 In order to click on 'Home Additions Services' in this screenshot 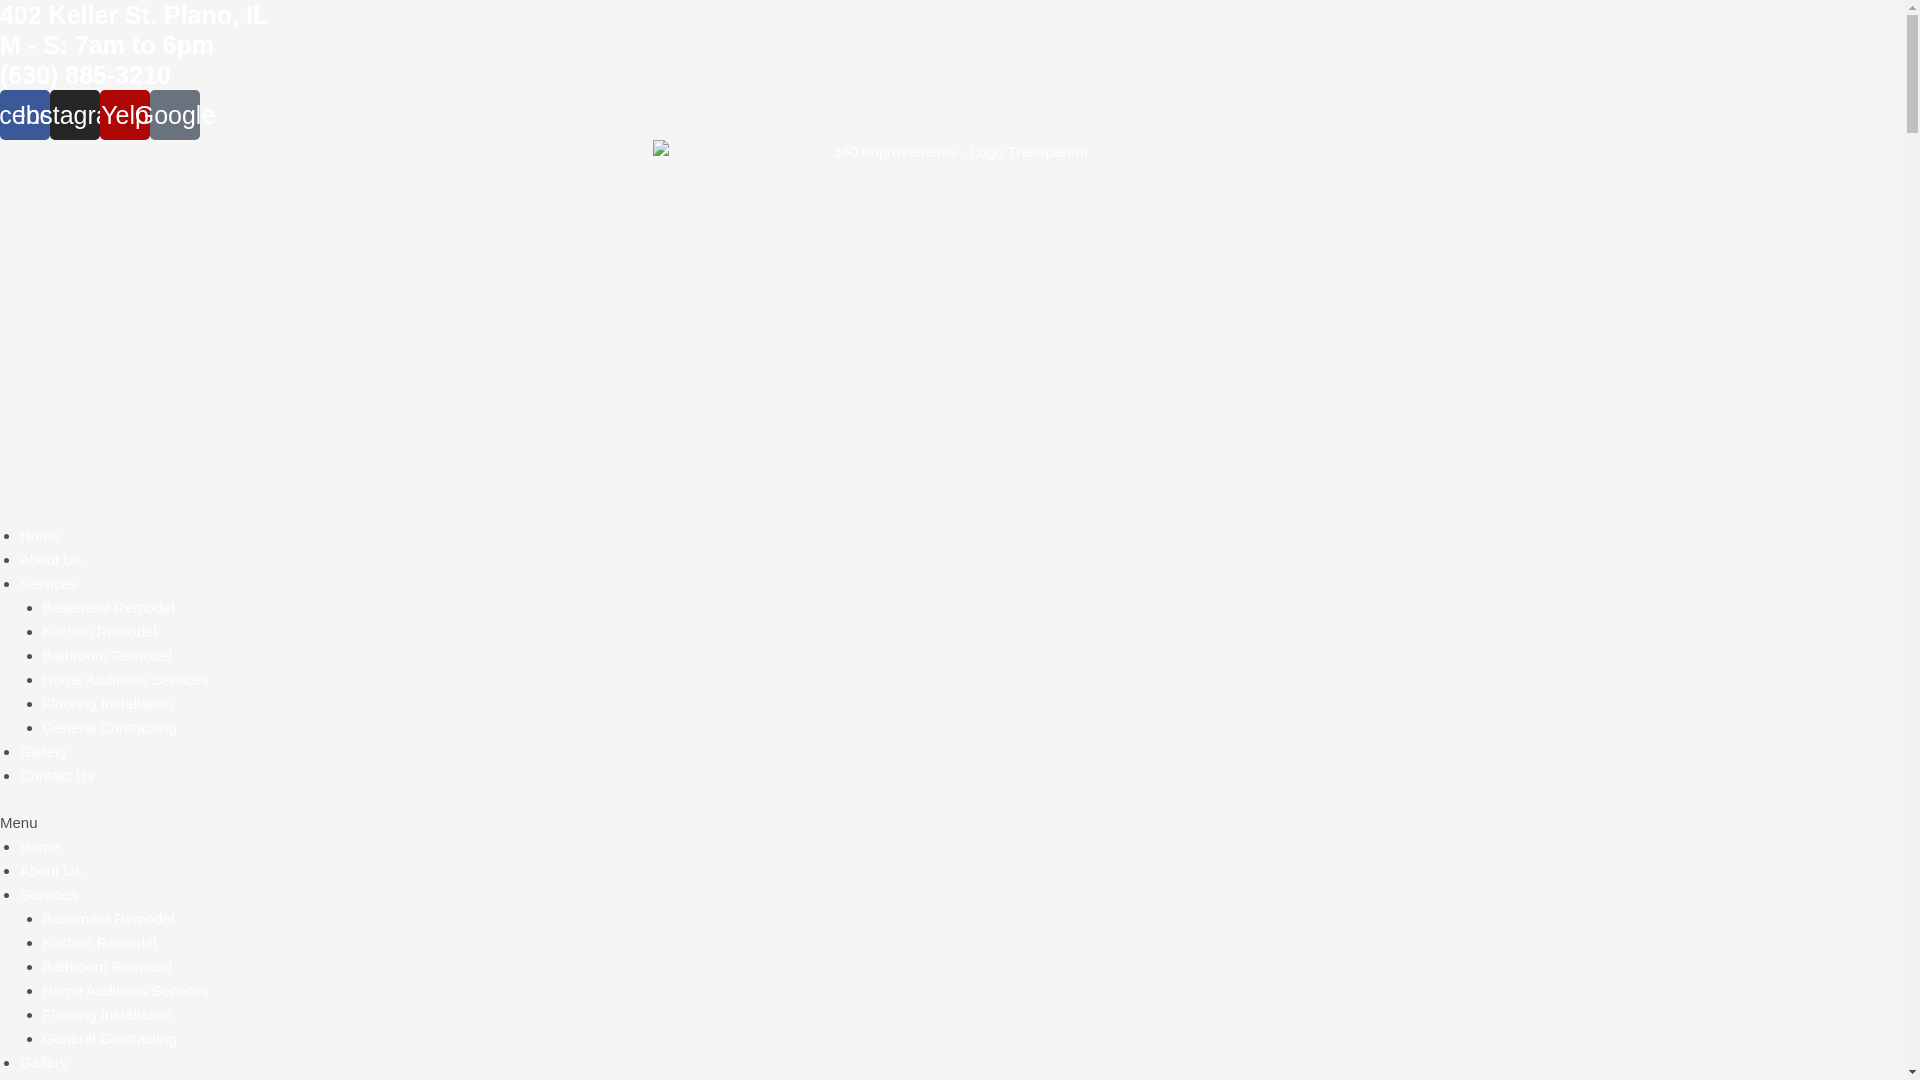, I will do `click(124, 678)`.